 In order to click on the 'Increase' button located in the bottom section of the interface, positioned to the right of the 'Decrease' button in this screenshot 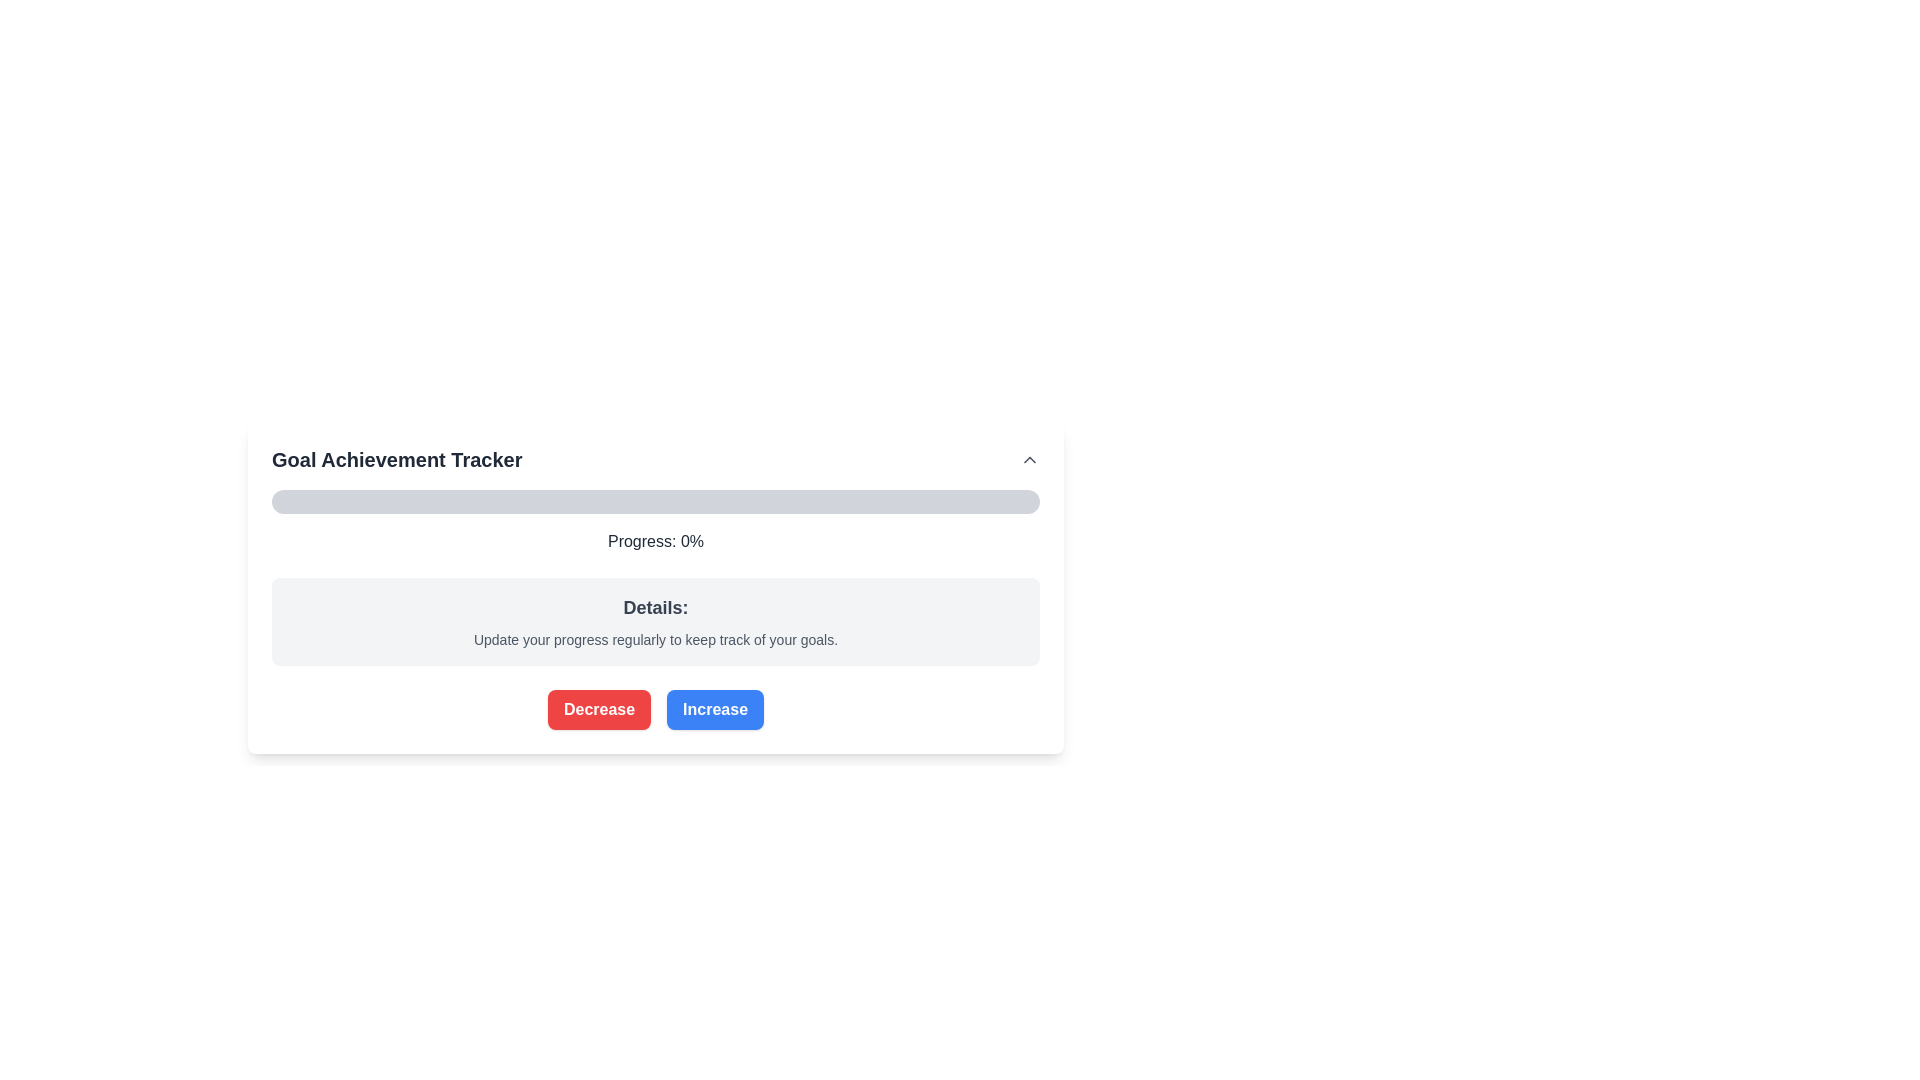, I will do `click(715, 708)`.